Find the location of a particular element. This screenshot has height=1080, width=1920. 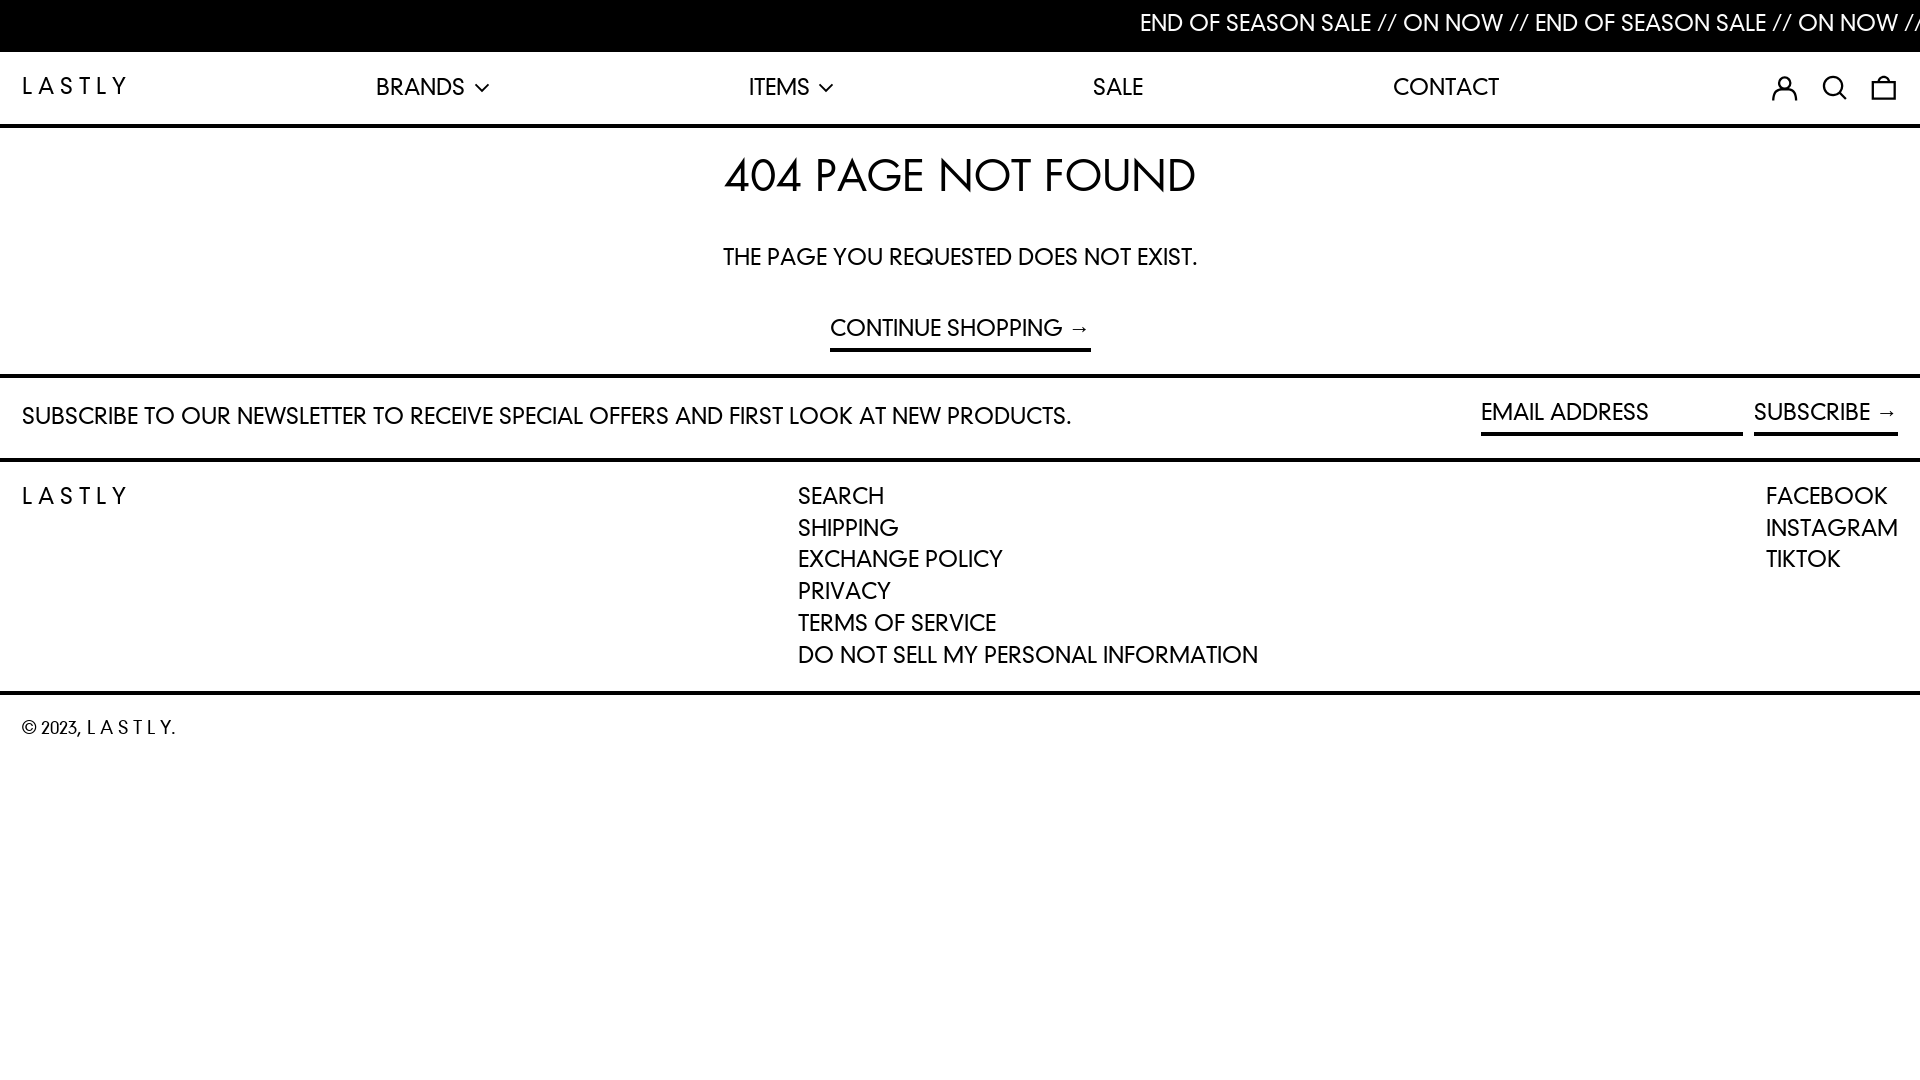

'SEARCH' is located at coordinates (840, 495).